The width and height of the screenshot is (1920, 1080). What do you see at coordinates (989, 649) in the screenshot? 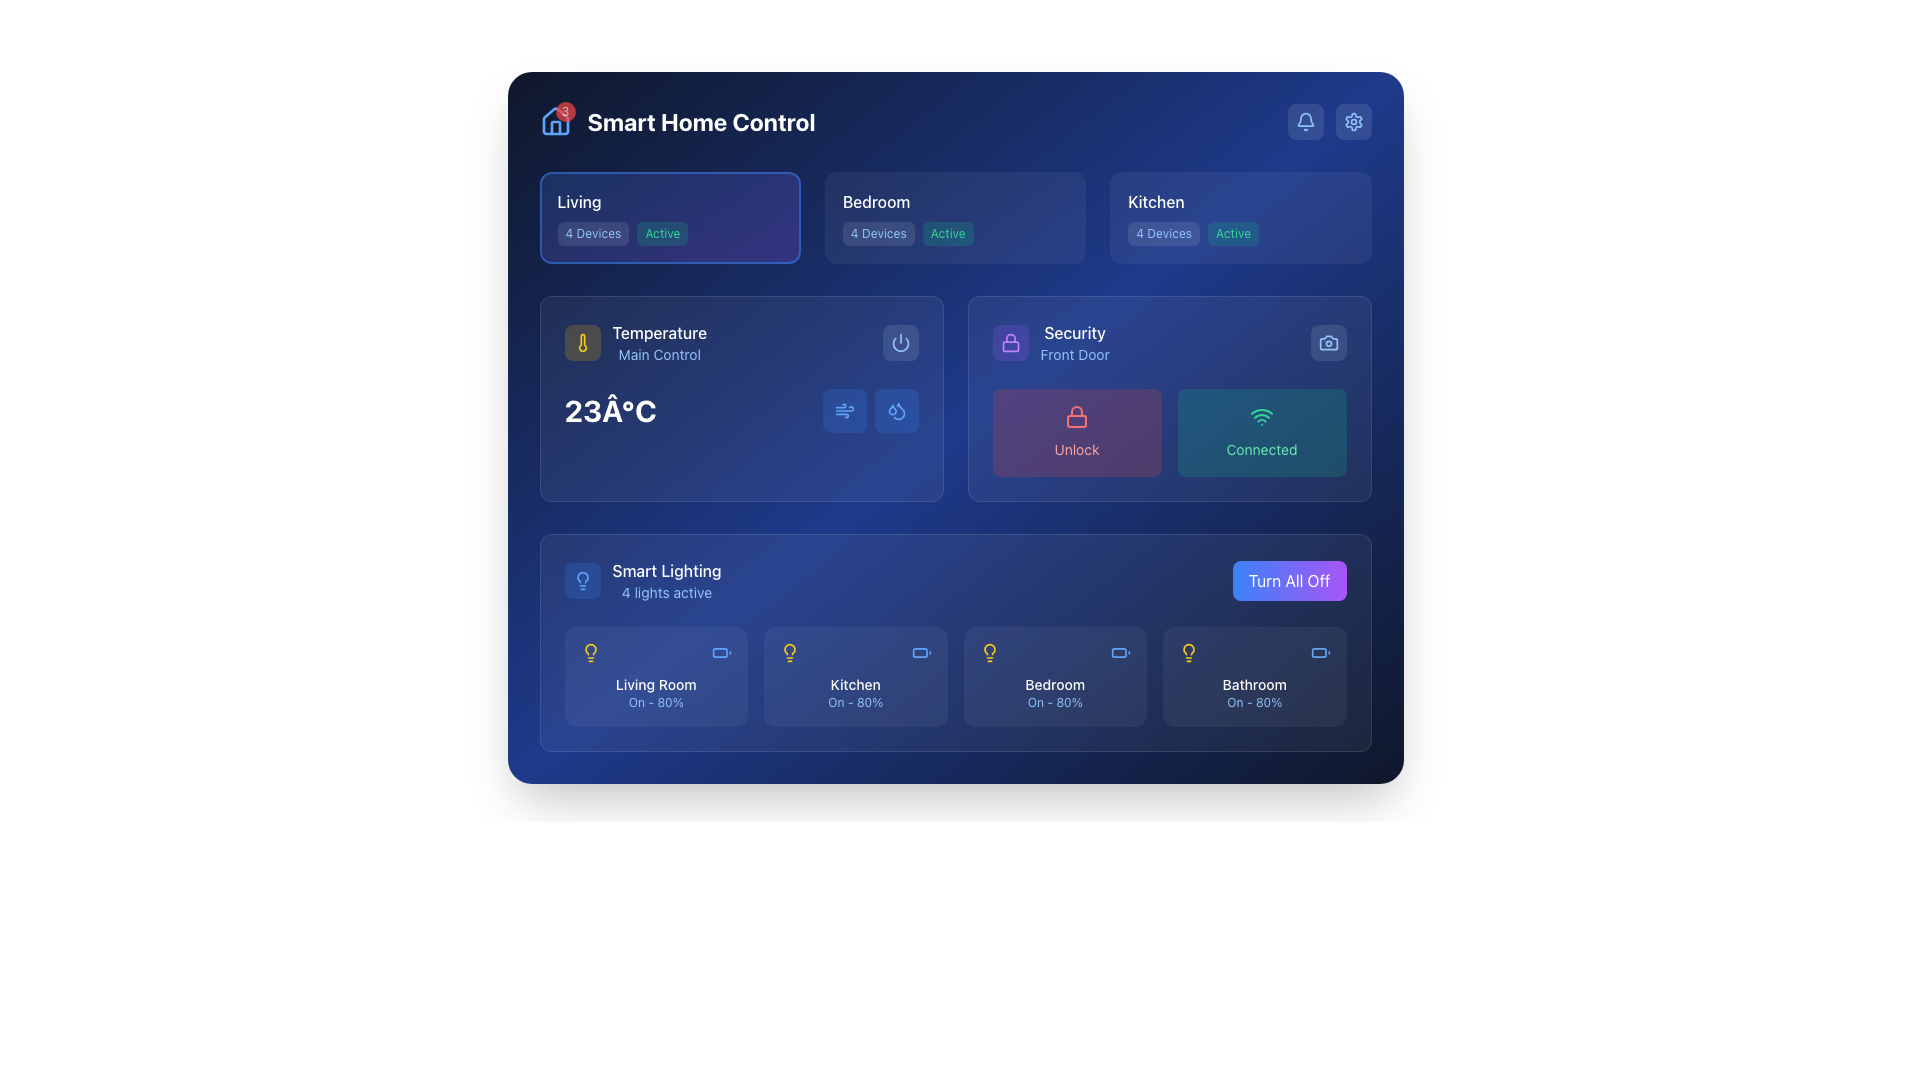
I see `the filament element of the lightbulb graphic in the Smart Lighting section labeled 'Bedroom On - 80%', which is centered at the coordinates provided` at bounding box center [989, 649].